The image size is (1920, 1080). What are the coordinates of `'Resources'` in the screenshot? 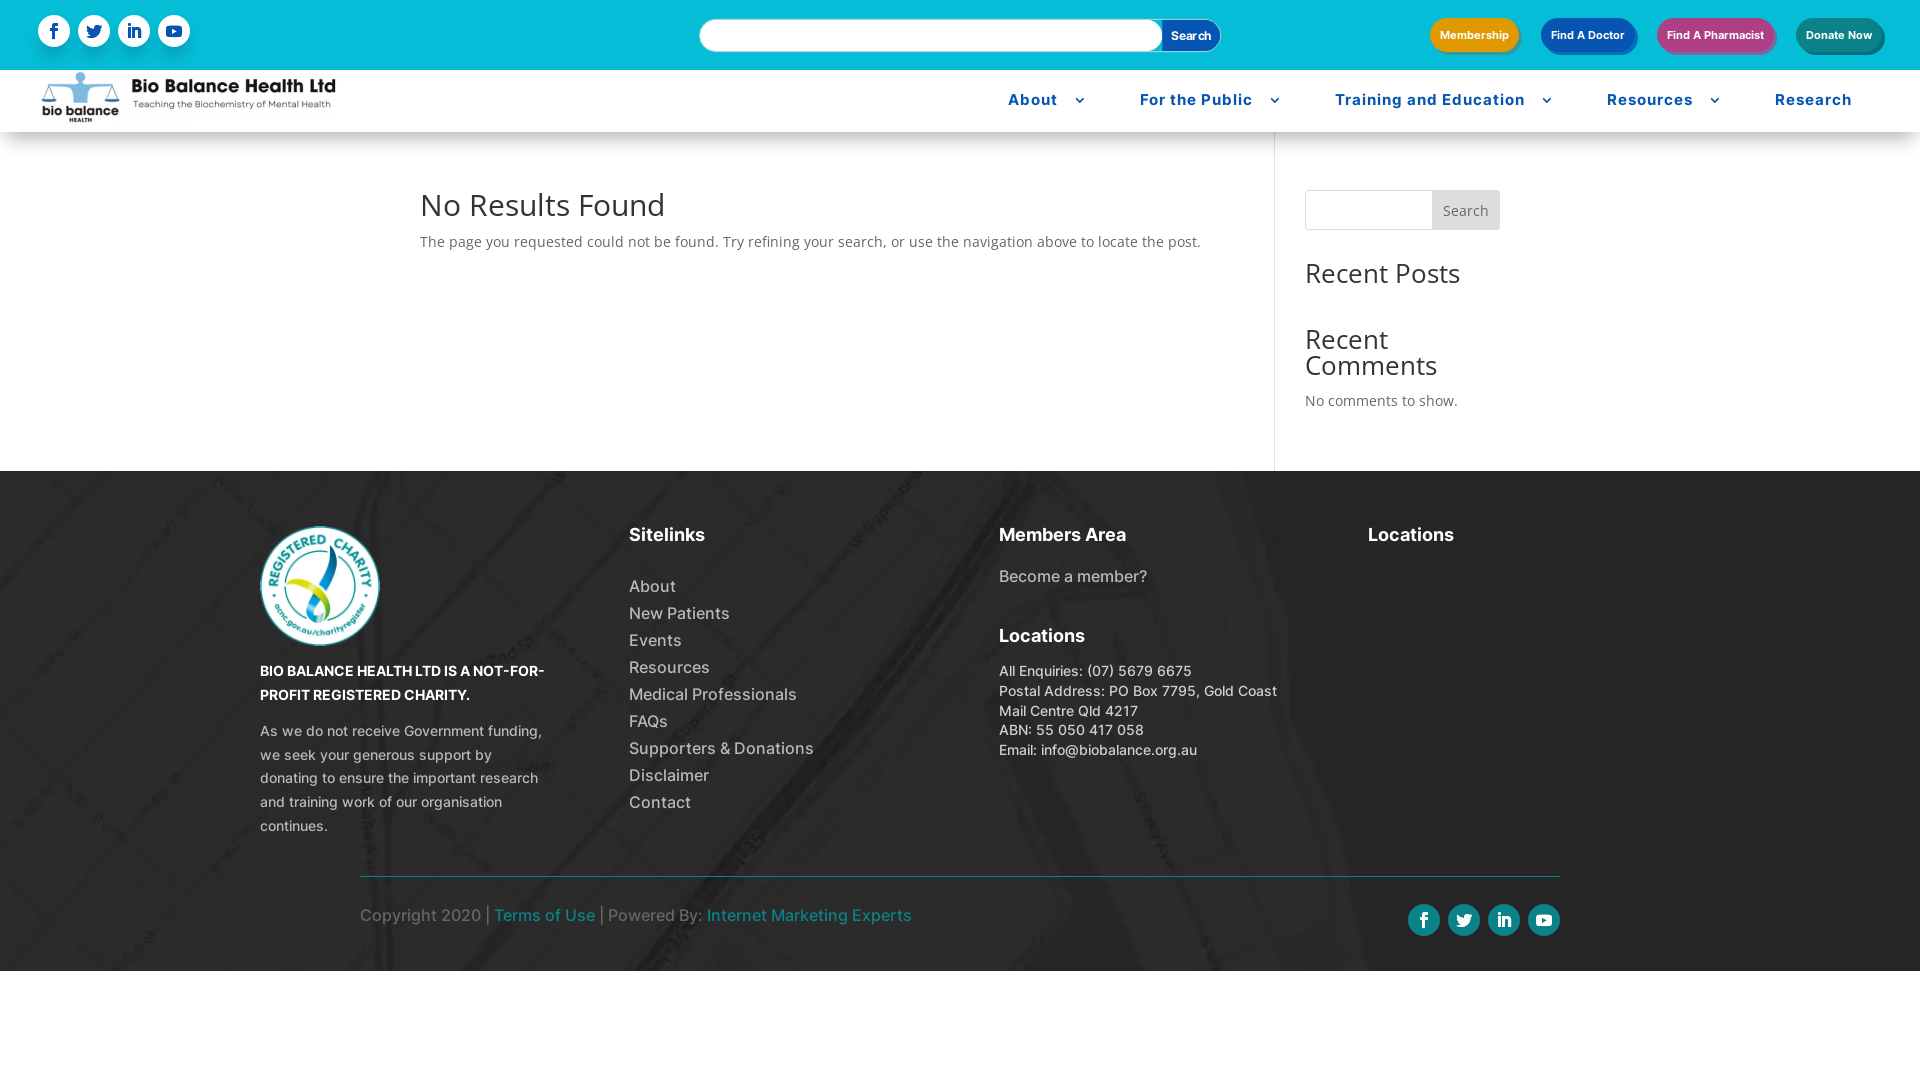 It's located at (1650, 100).